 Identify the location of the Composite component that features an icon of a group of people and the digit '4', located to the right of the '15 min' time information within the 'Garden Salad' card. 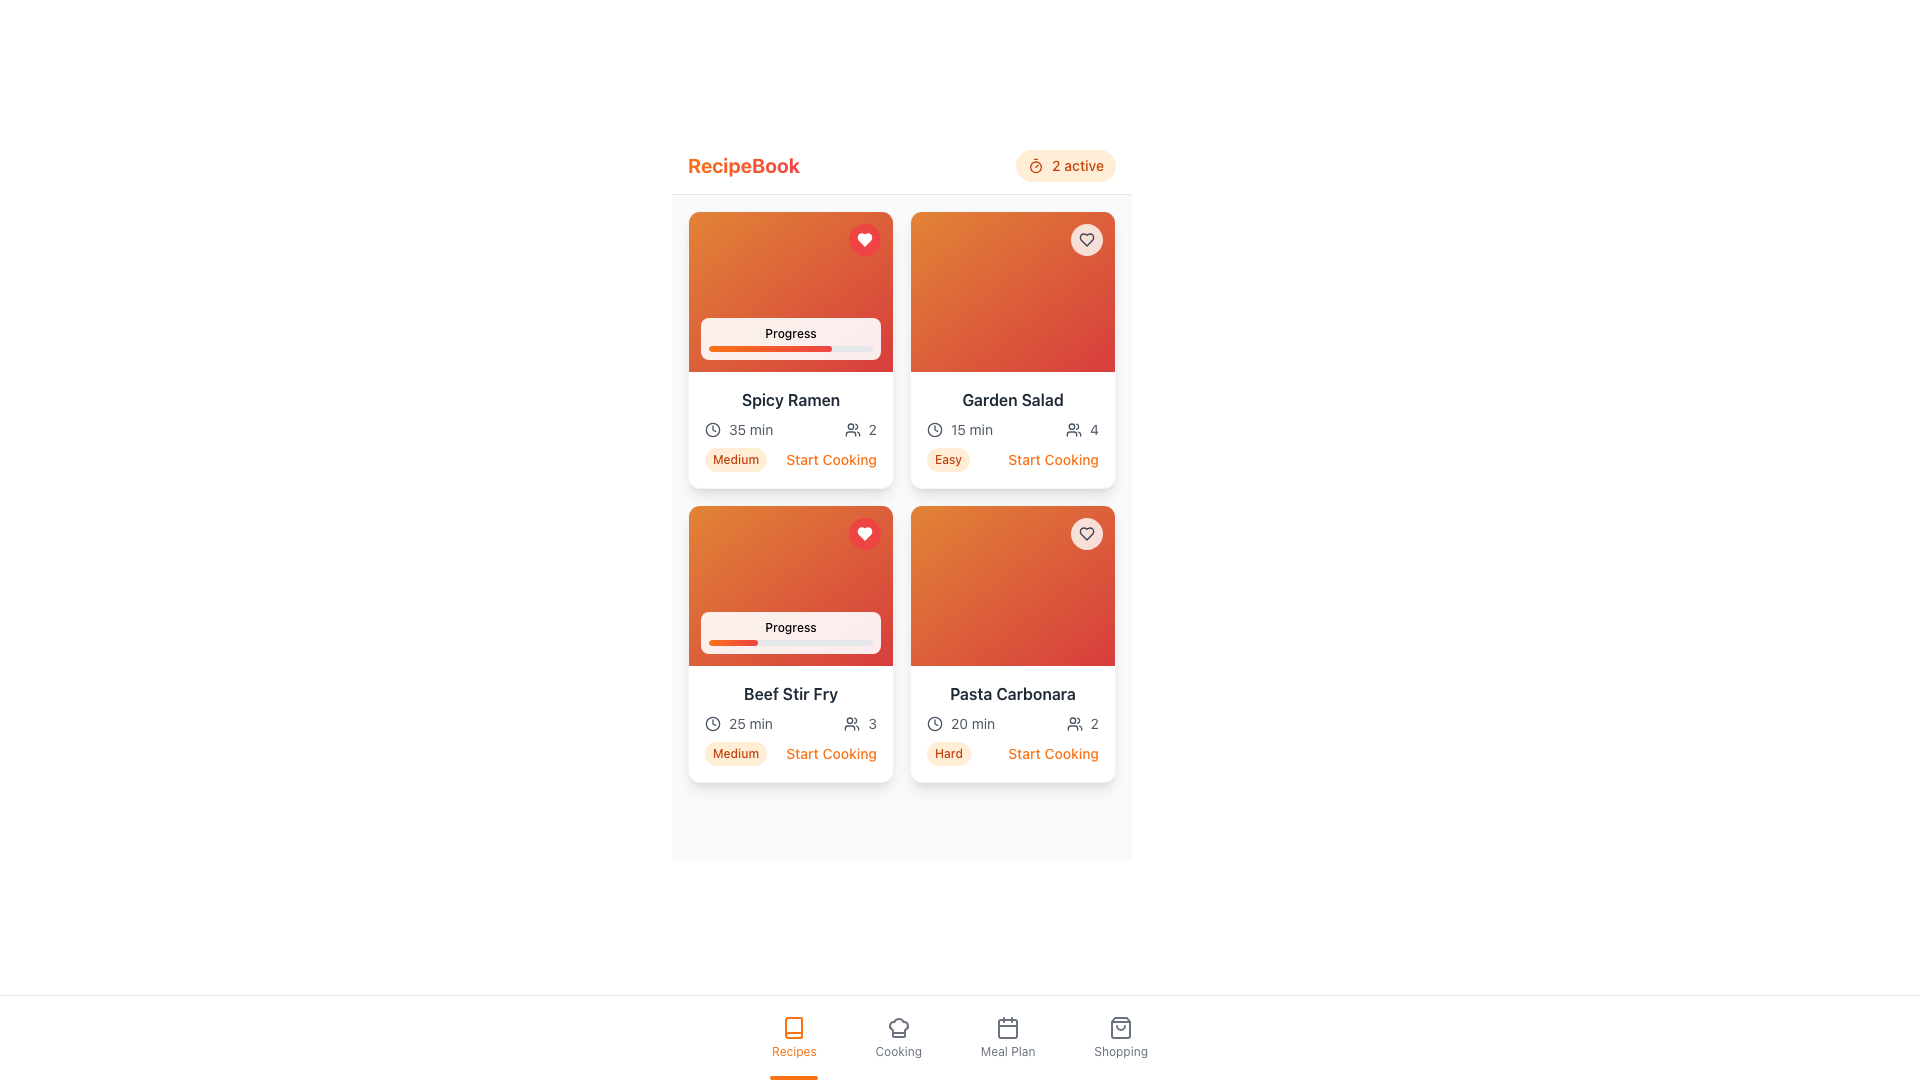
(1081, 428).